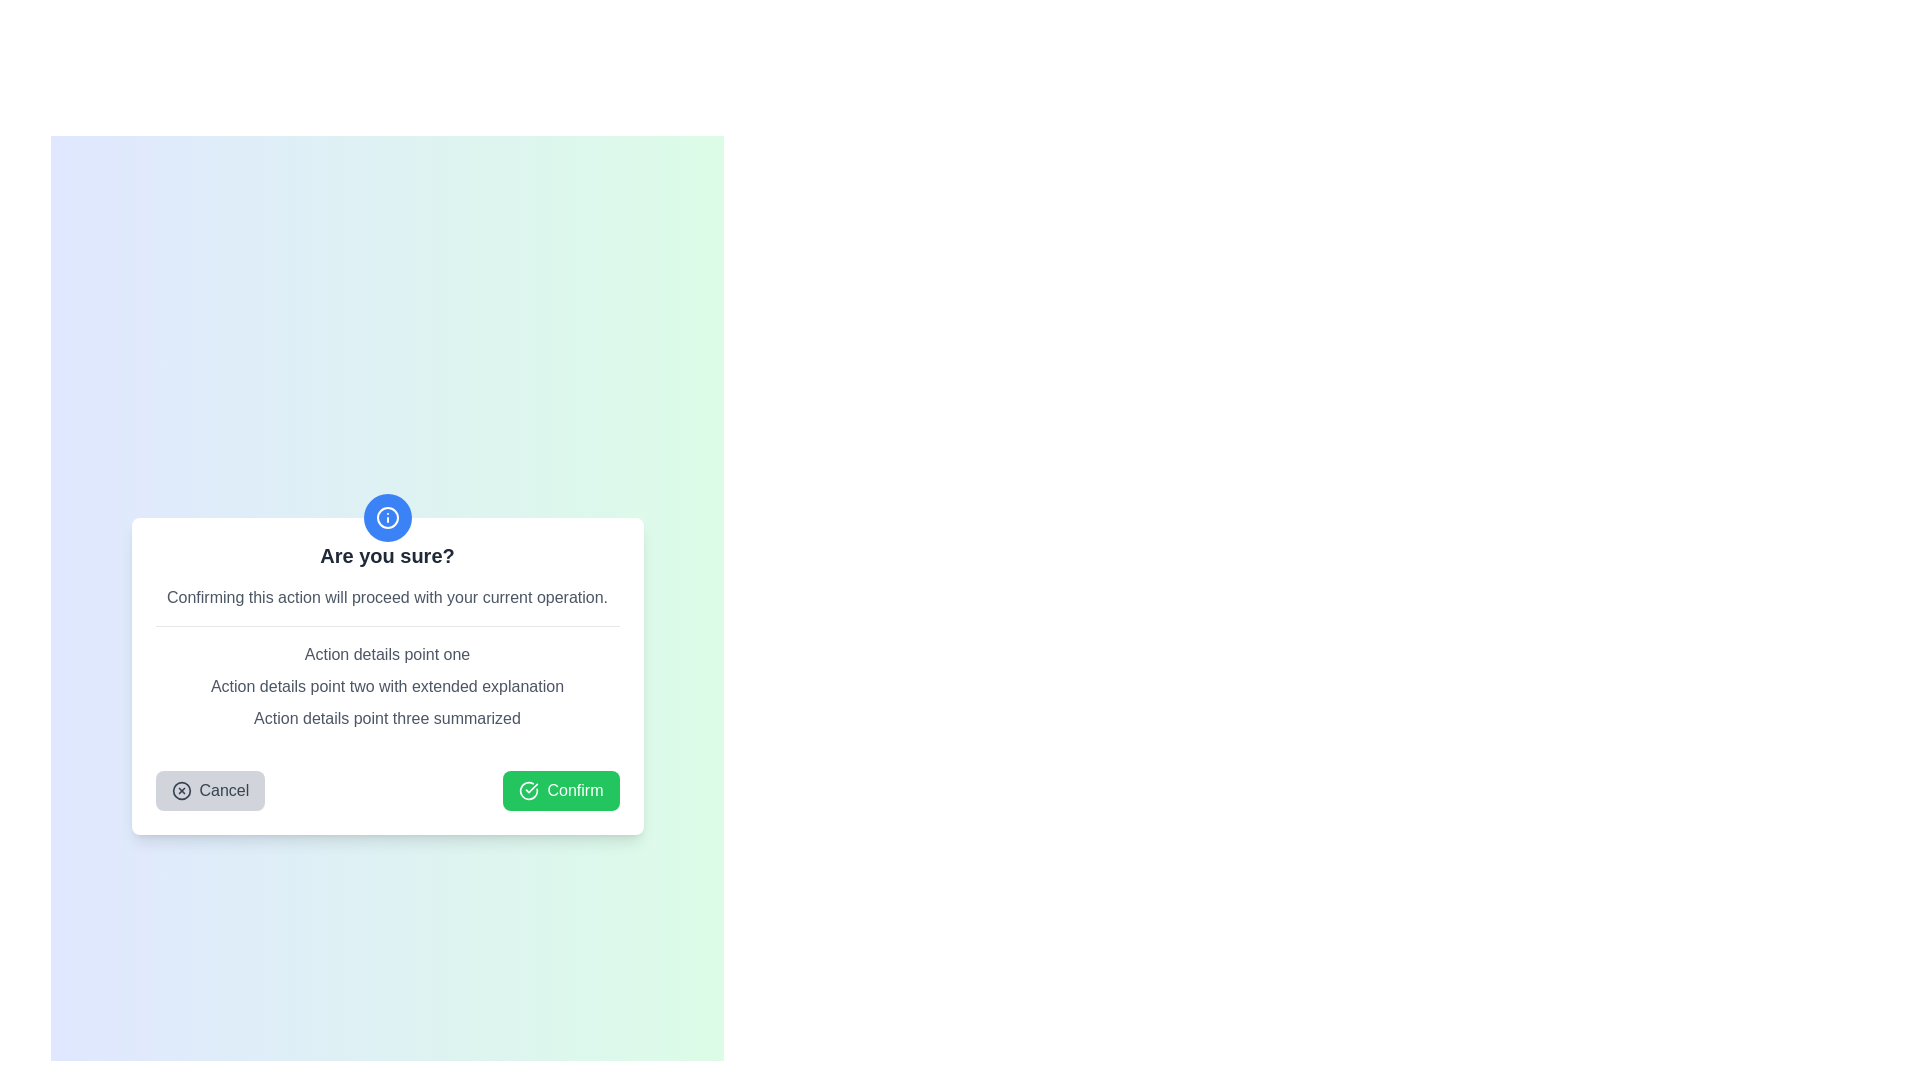 The width and height of the screenshot is (1920, 1080). What do you see at coordinates (560, 789) in the screenshot?
I see `the 'Confirm' button located at the bottom right of the dialog box to proceed with the intended operation` at bounding box center [560, 789].